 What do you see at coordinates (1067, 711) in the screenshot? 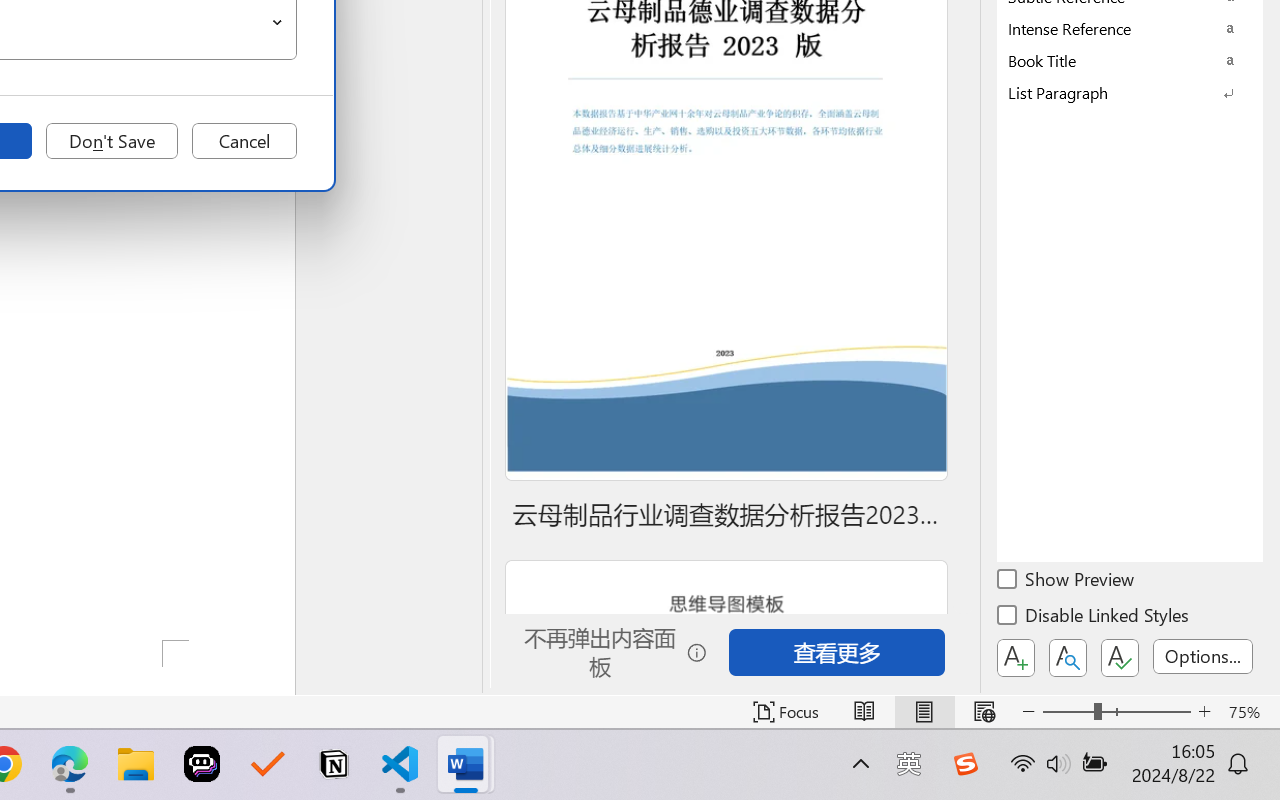
I see `'Zoom Out'` at bounding box center [1067, 711].